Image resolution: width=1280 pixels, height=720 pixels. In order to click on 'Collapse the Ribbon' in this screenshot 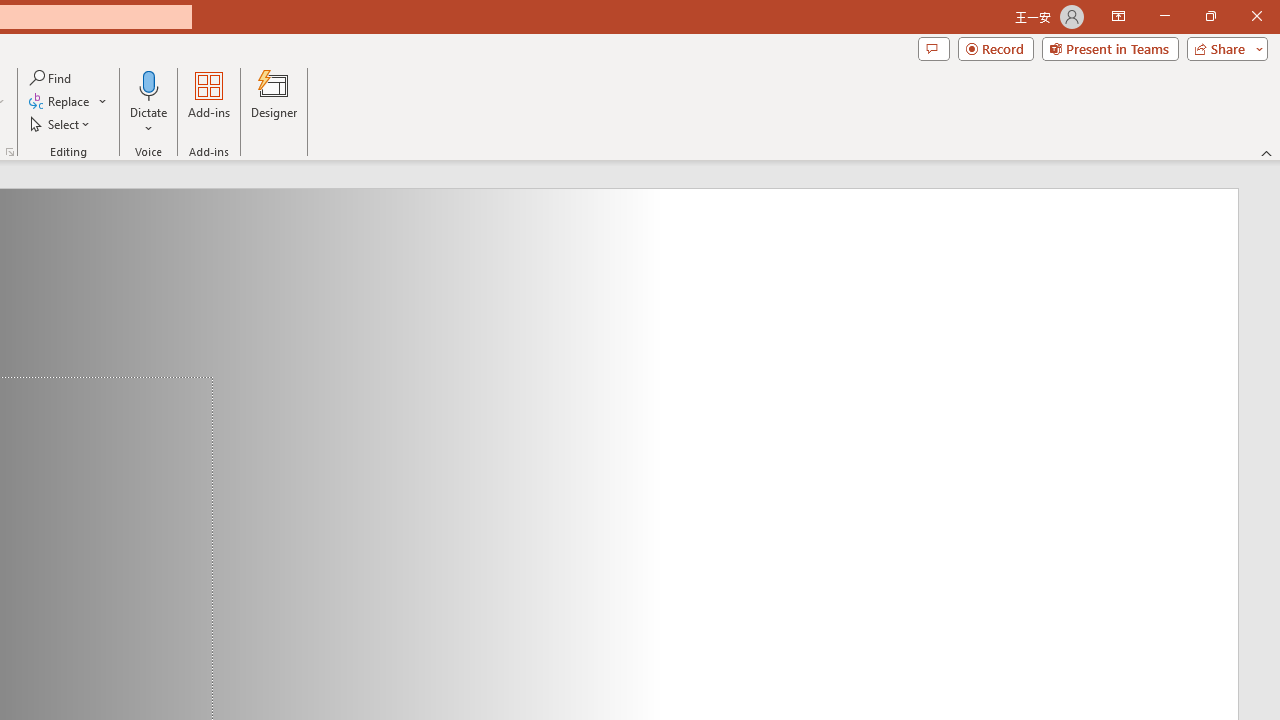, I will do `click(1266, 152)`.